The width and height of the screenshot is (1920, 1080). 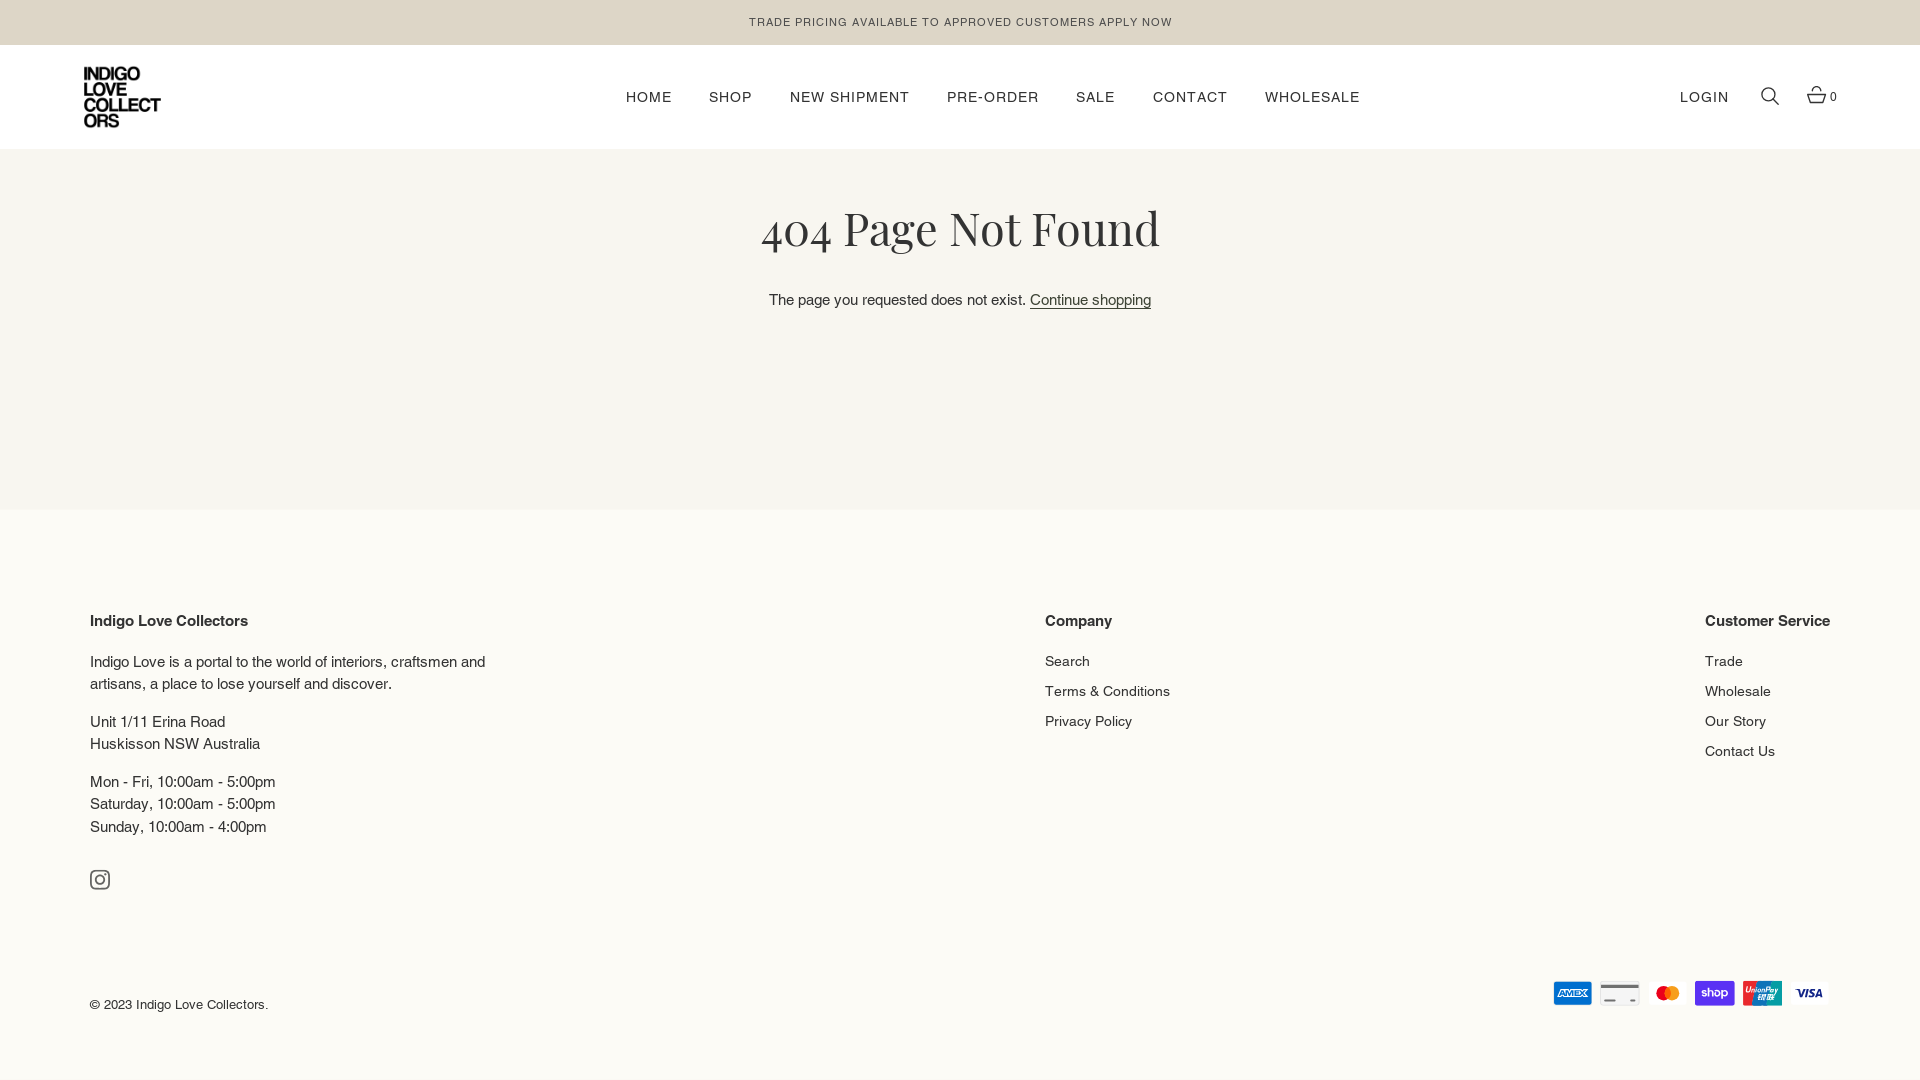 What do you see at coordinates (1312, 97) in the screenshot?
I see `'WHOLESALE'` at bounding box center [1312, 97].